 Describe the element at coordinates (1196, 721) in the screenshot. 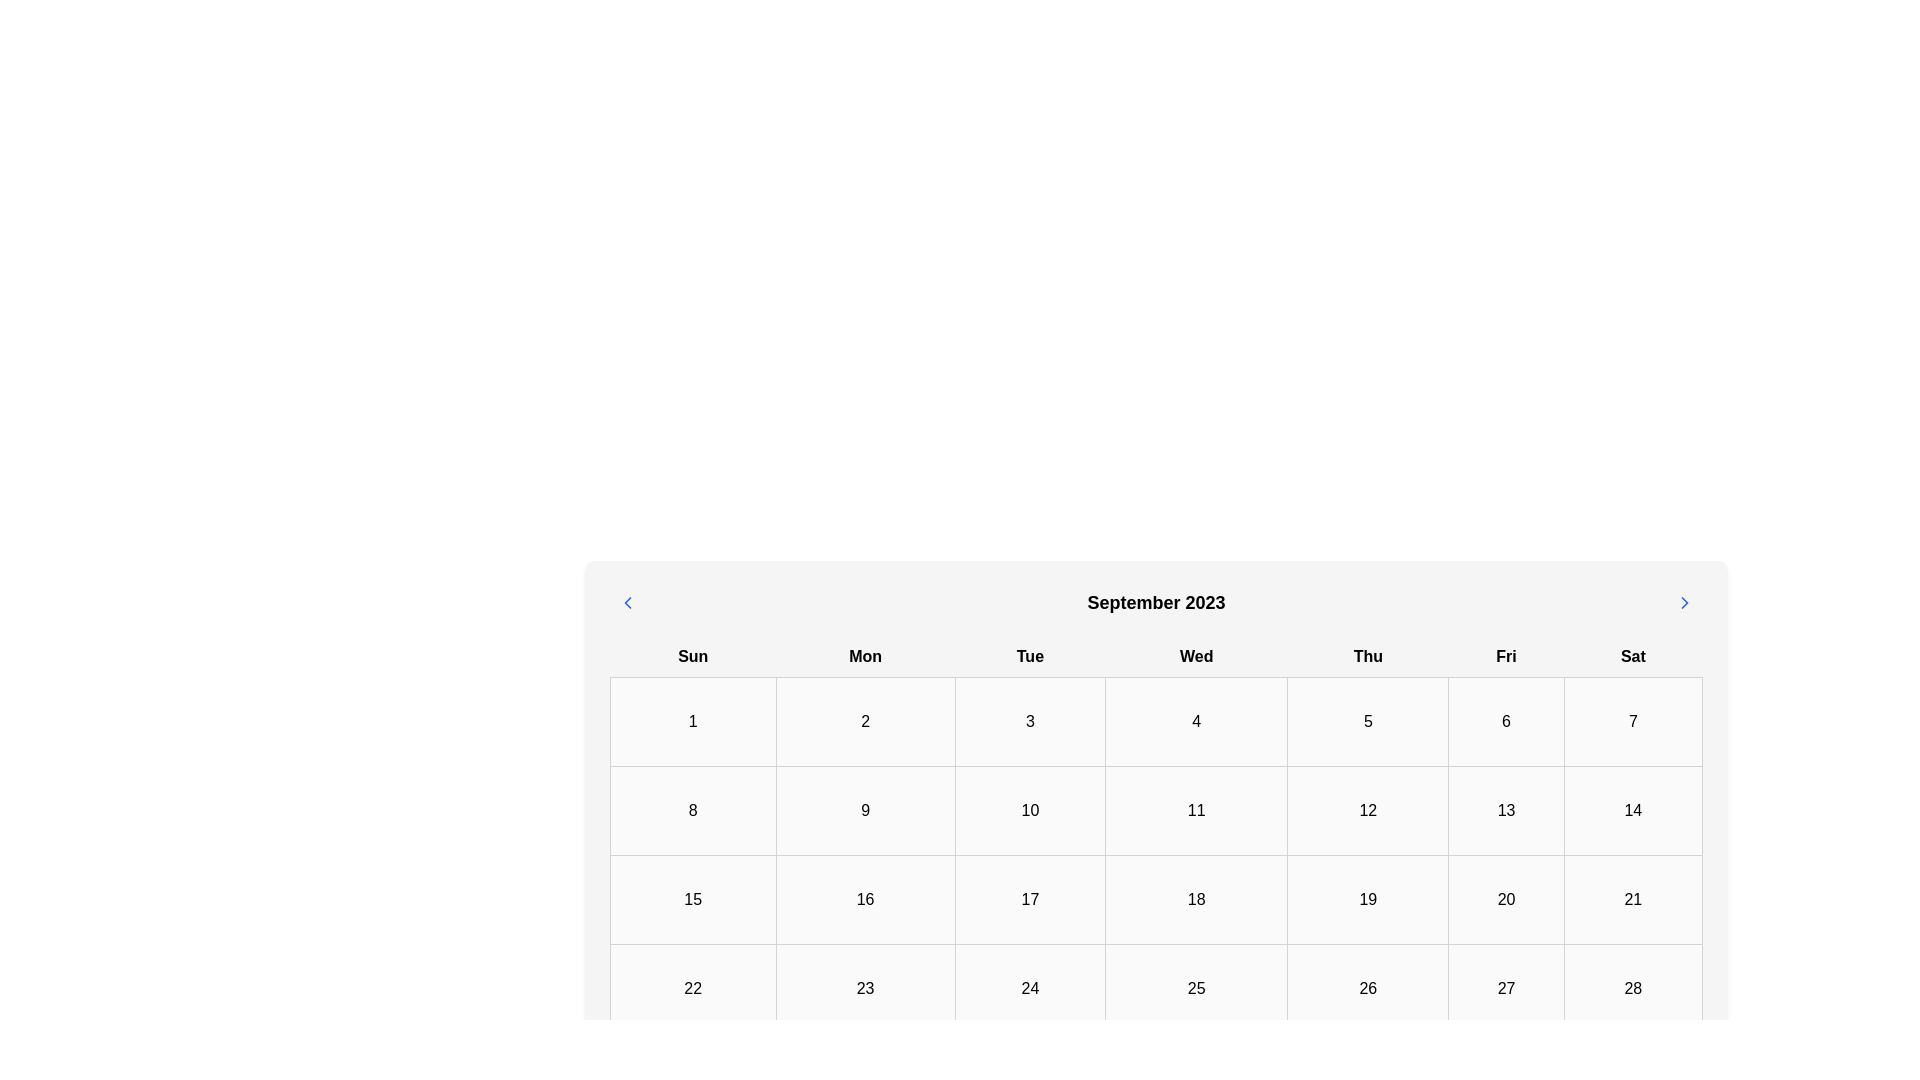

I see `to select the calendar date cell displaying the number '4', which is located under the 'Wed' column header in the first row of the calendar grid` at that location.